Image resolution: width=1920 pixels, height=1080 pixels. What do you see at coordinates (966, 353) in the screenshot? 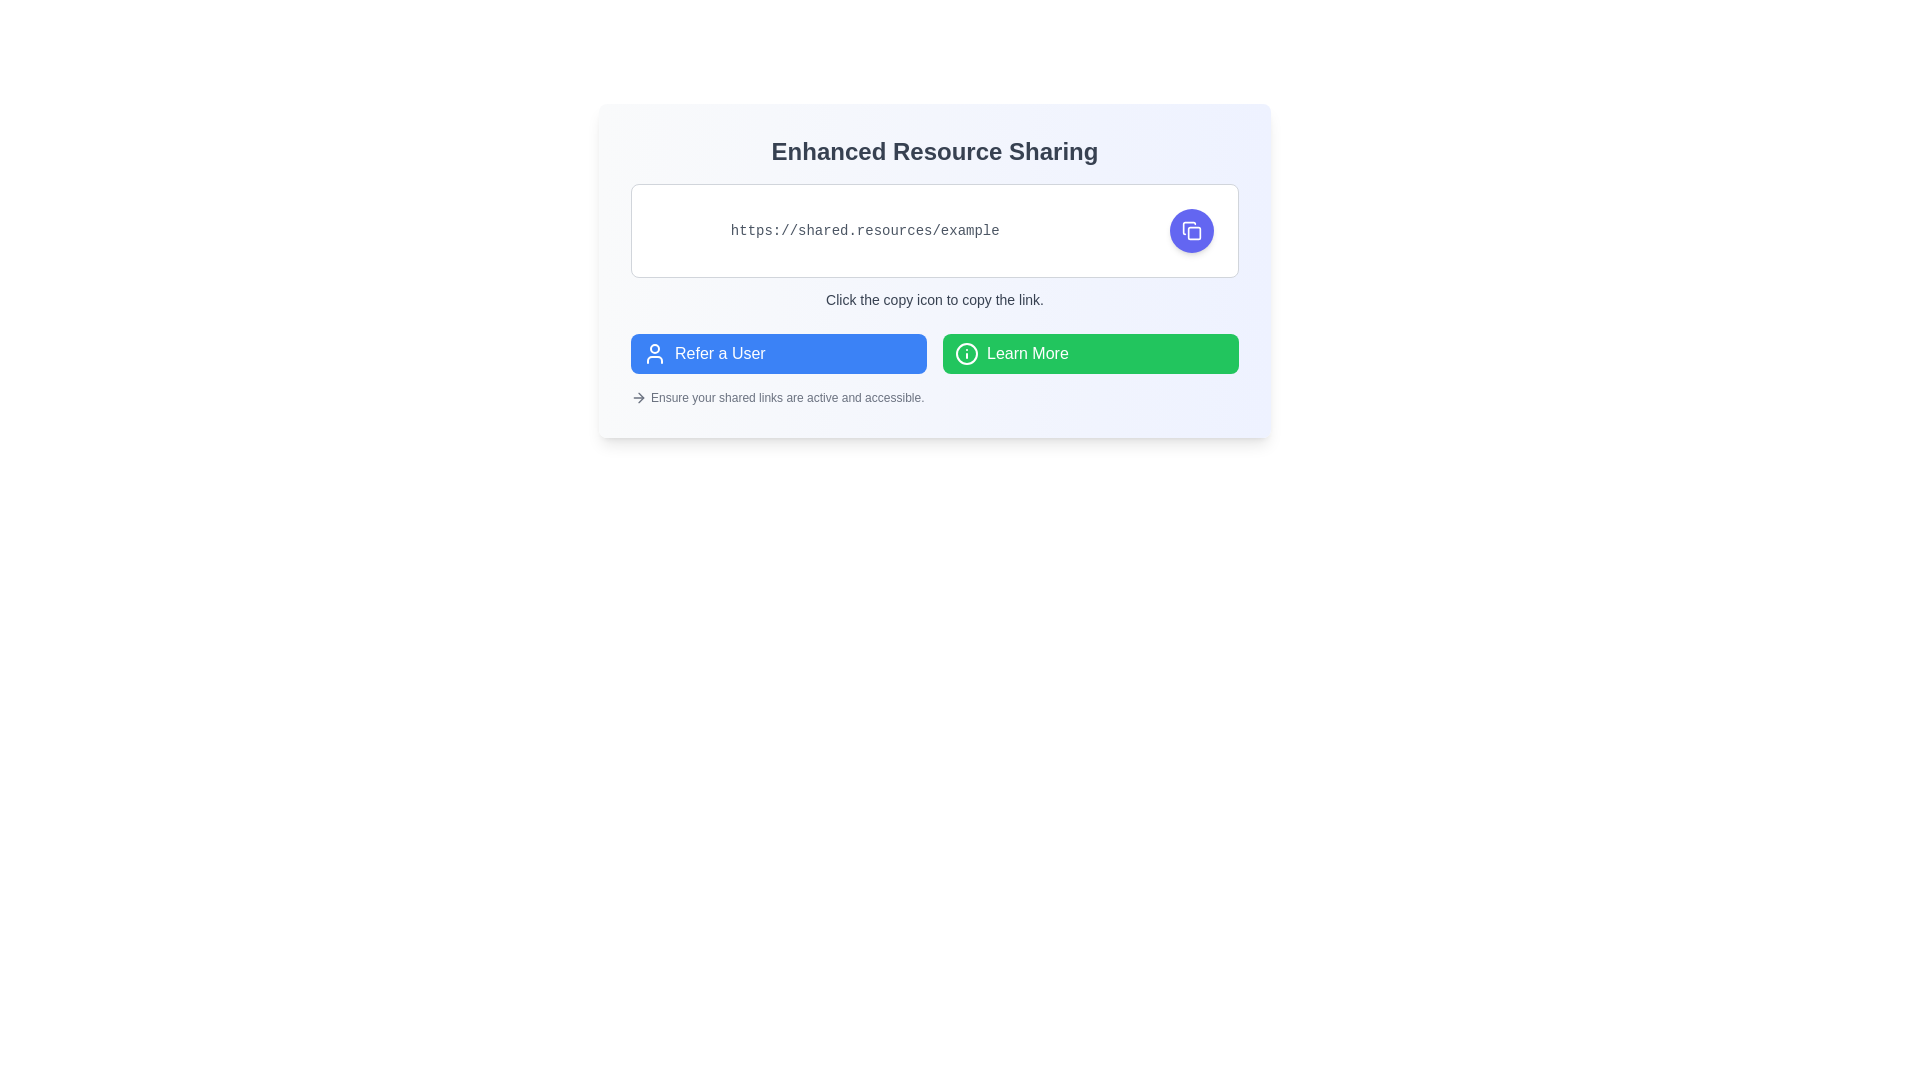
I see `the information icon within the green 'Learn More' button` at bounding box center [966, 353].